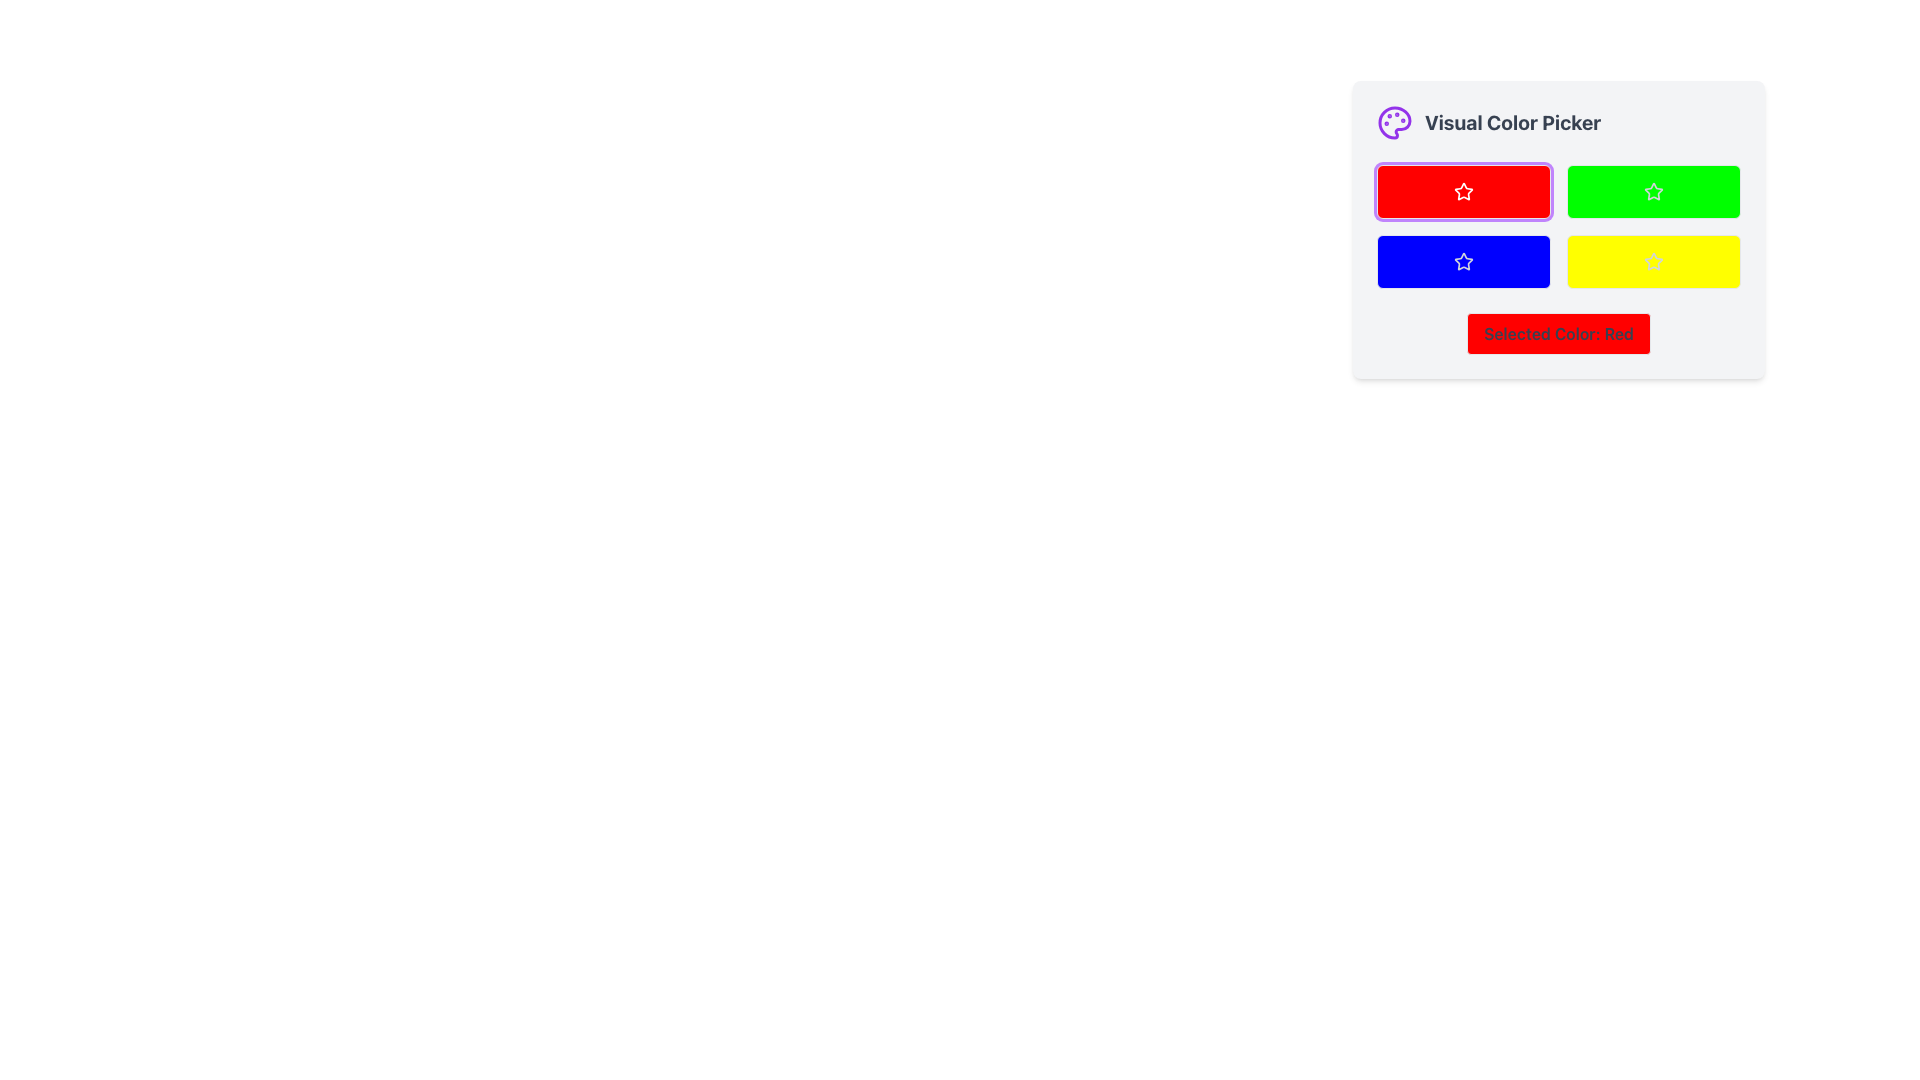 Image resolution: width=1920 pixels, height=1080 pixels. I want to click on the first button in the color-selection interface labeled 'Visual Color Picker', so click(1464, 192).